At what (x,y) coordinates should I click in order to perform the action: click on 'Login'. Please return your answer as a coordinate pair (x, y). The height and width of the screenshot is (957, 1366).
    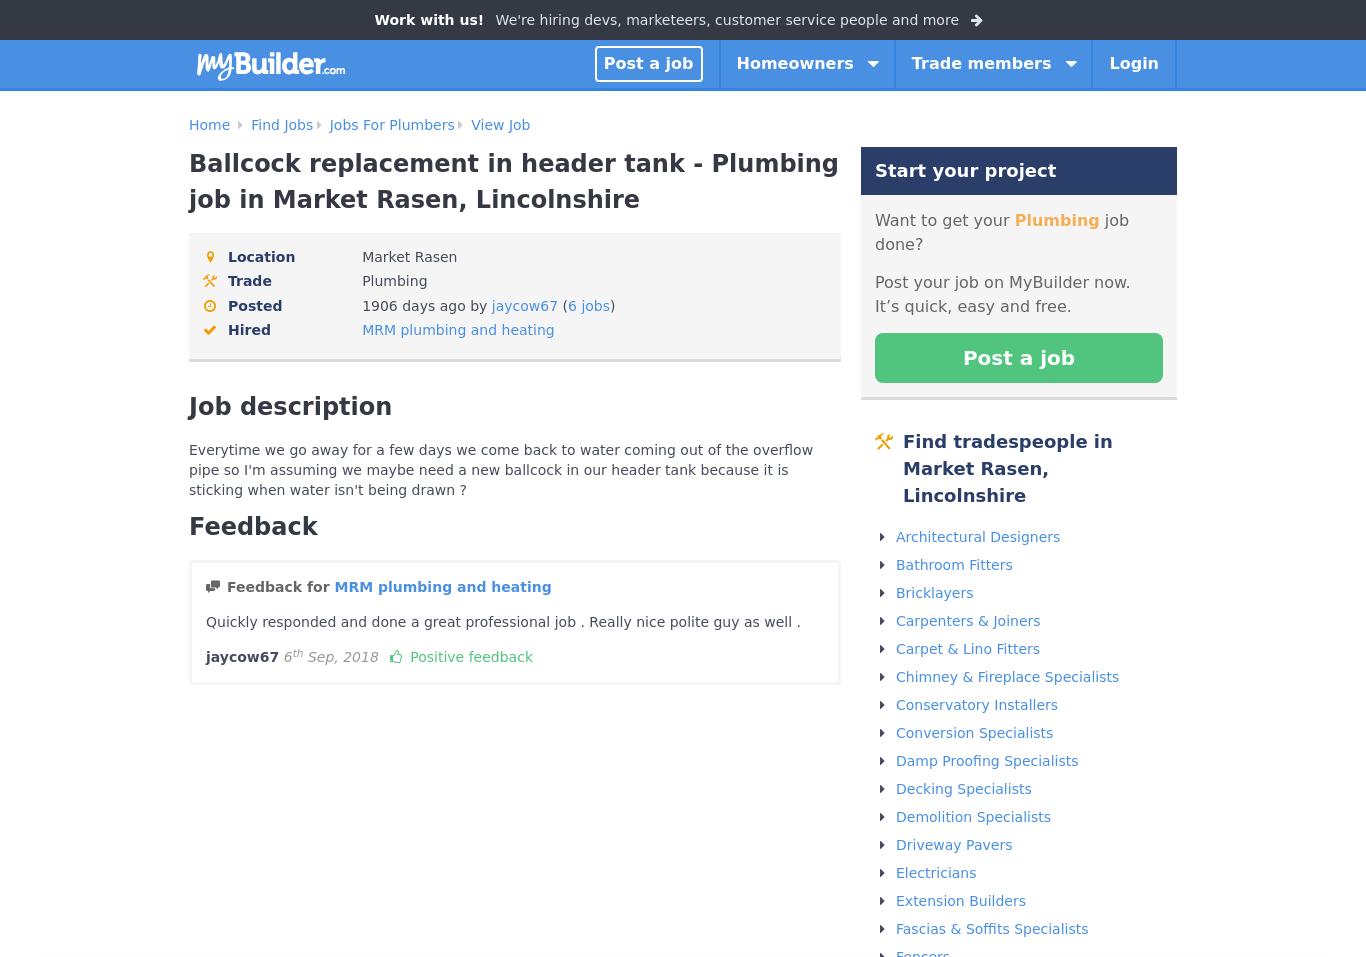
    Looking at the image, I should click on (1133, 61).